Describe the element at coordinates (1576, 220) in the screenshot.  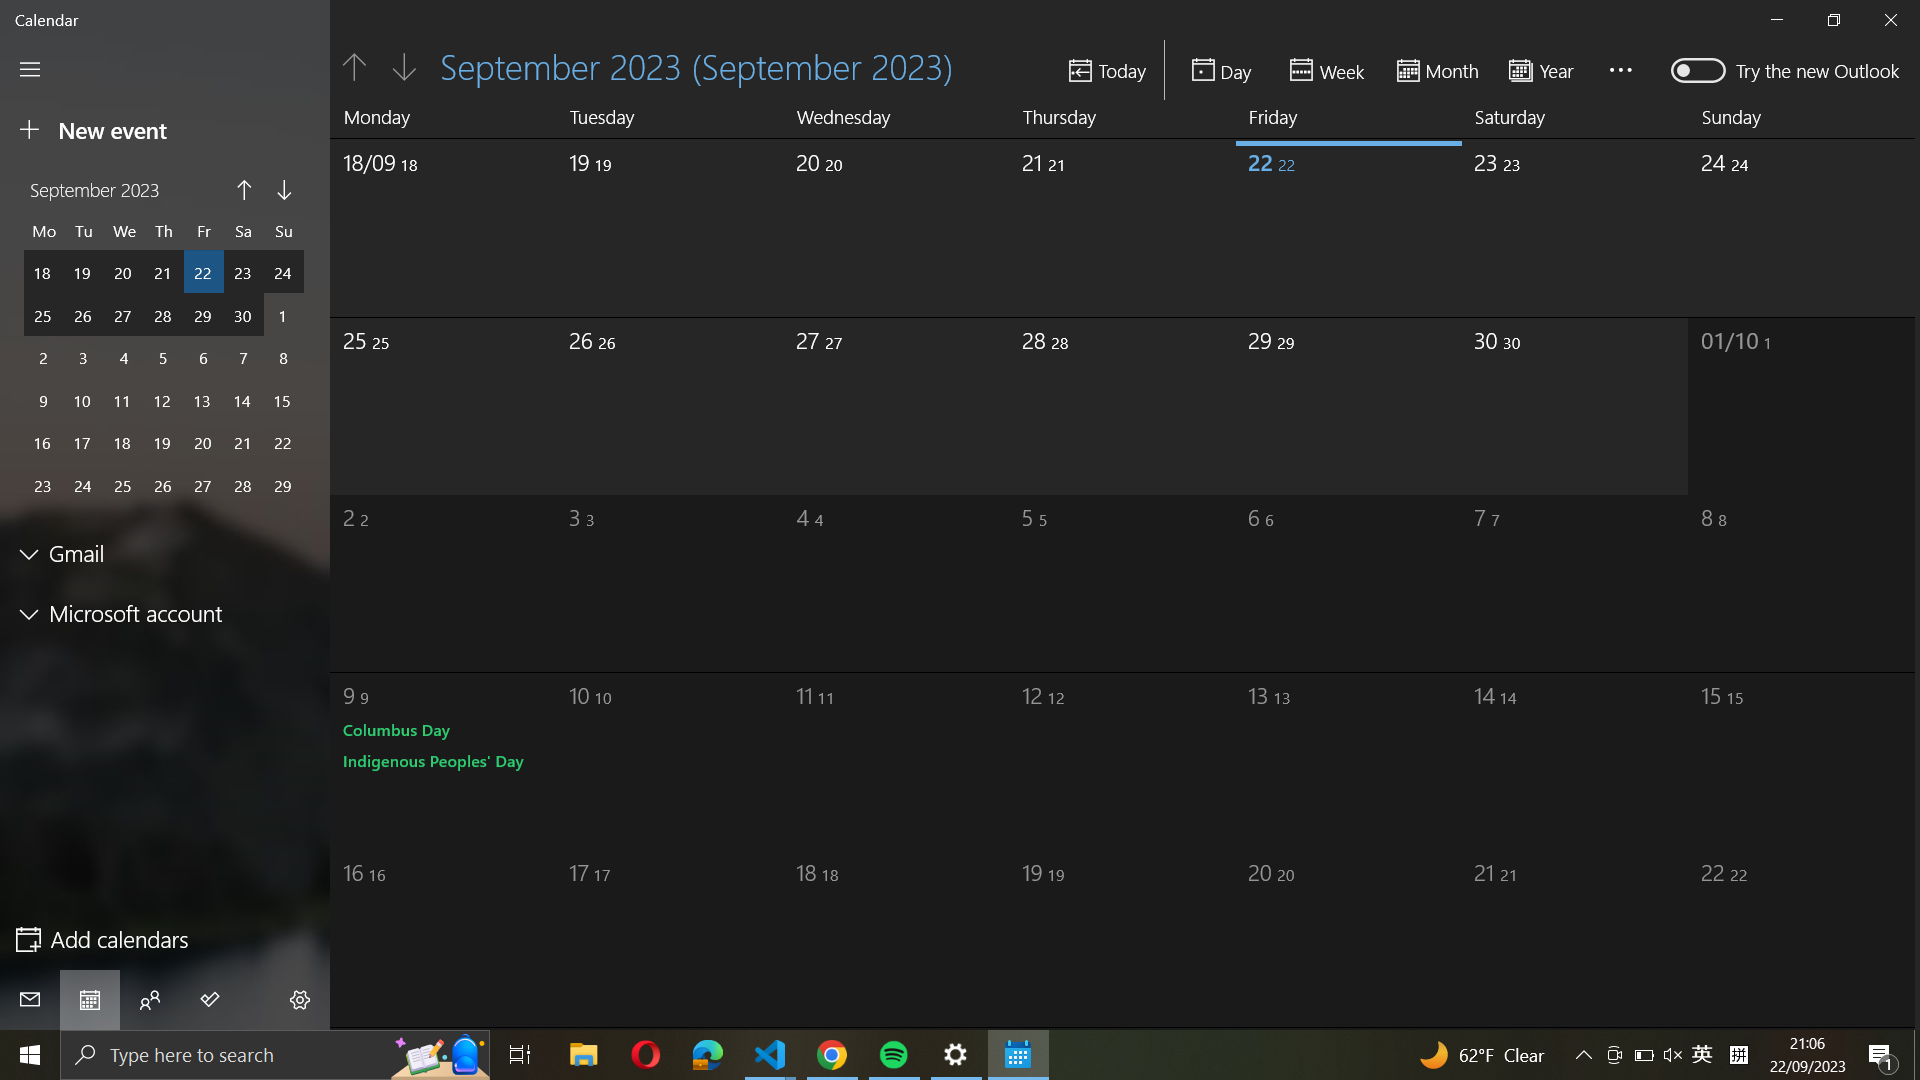
I see `the last day of September` at that location.